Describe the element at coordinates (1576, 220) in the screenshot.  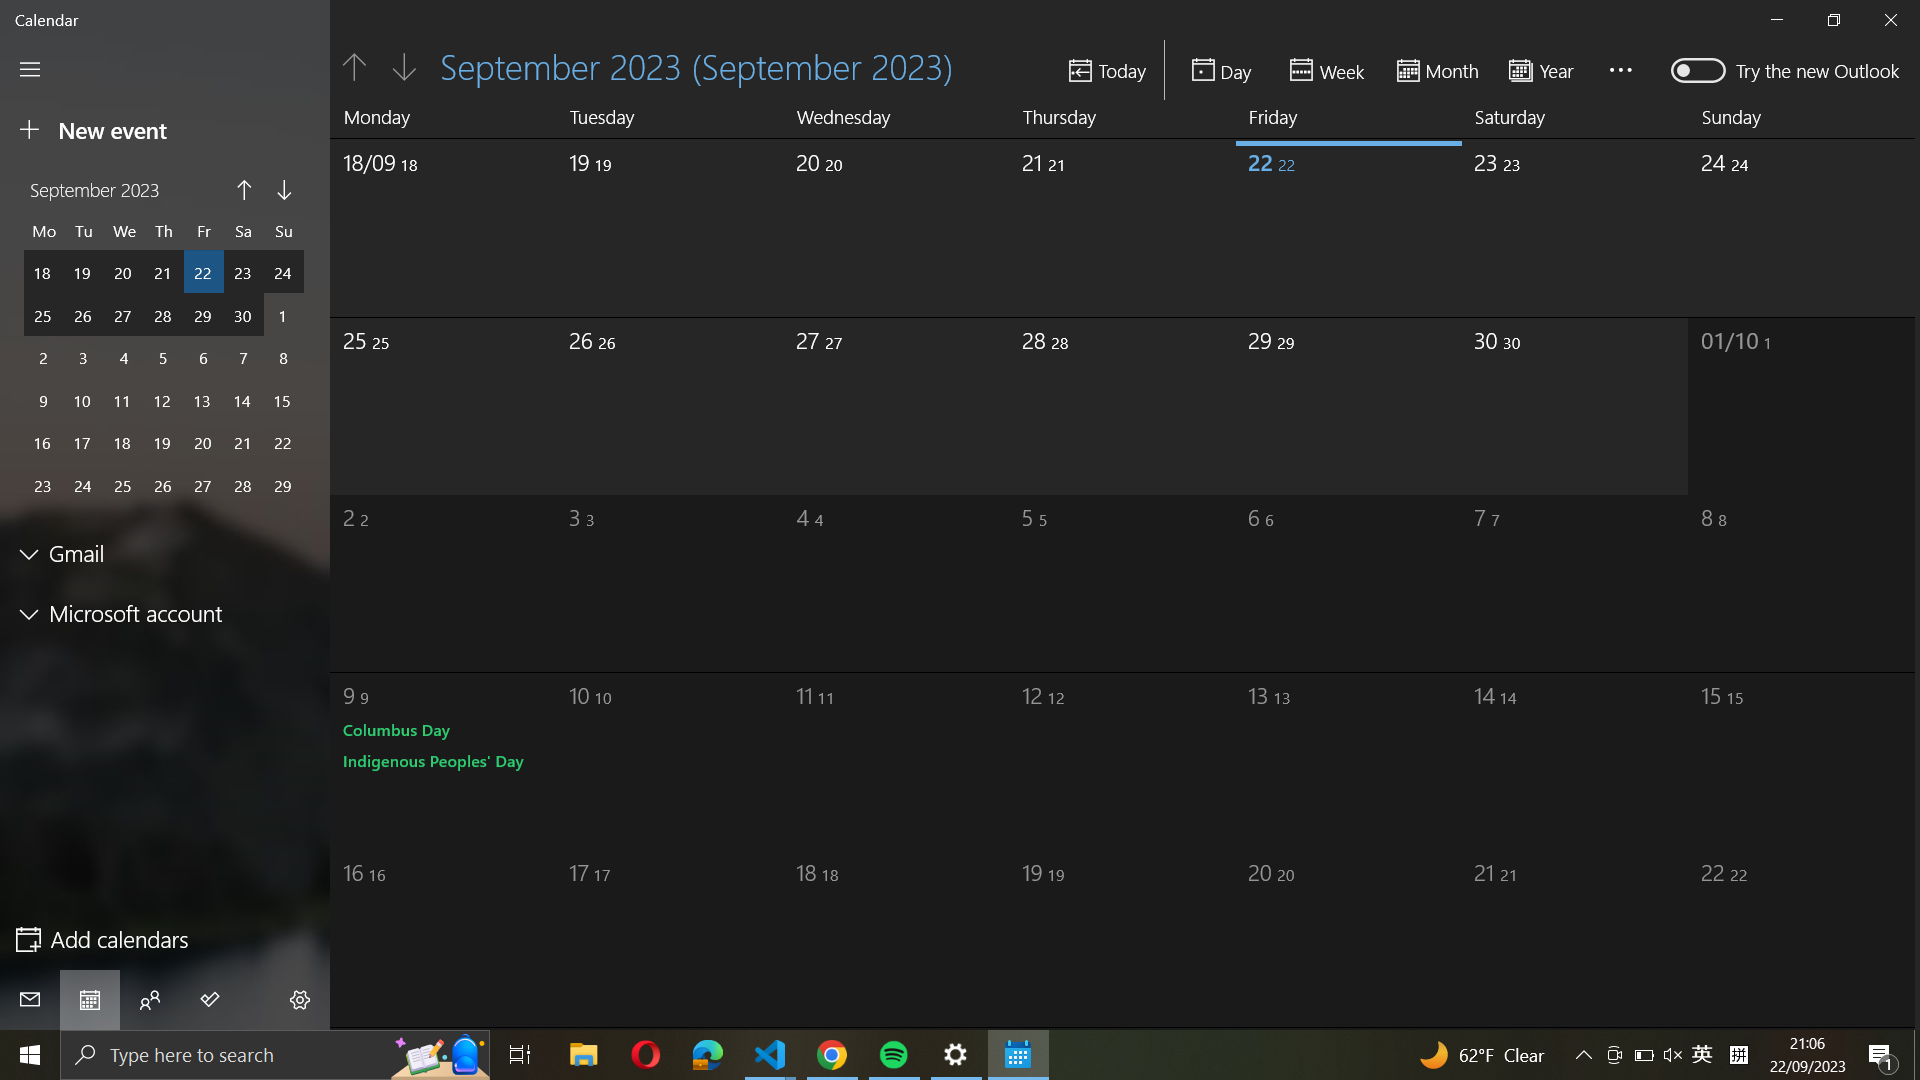
I see `the last day of September` at that location.